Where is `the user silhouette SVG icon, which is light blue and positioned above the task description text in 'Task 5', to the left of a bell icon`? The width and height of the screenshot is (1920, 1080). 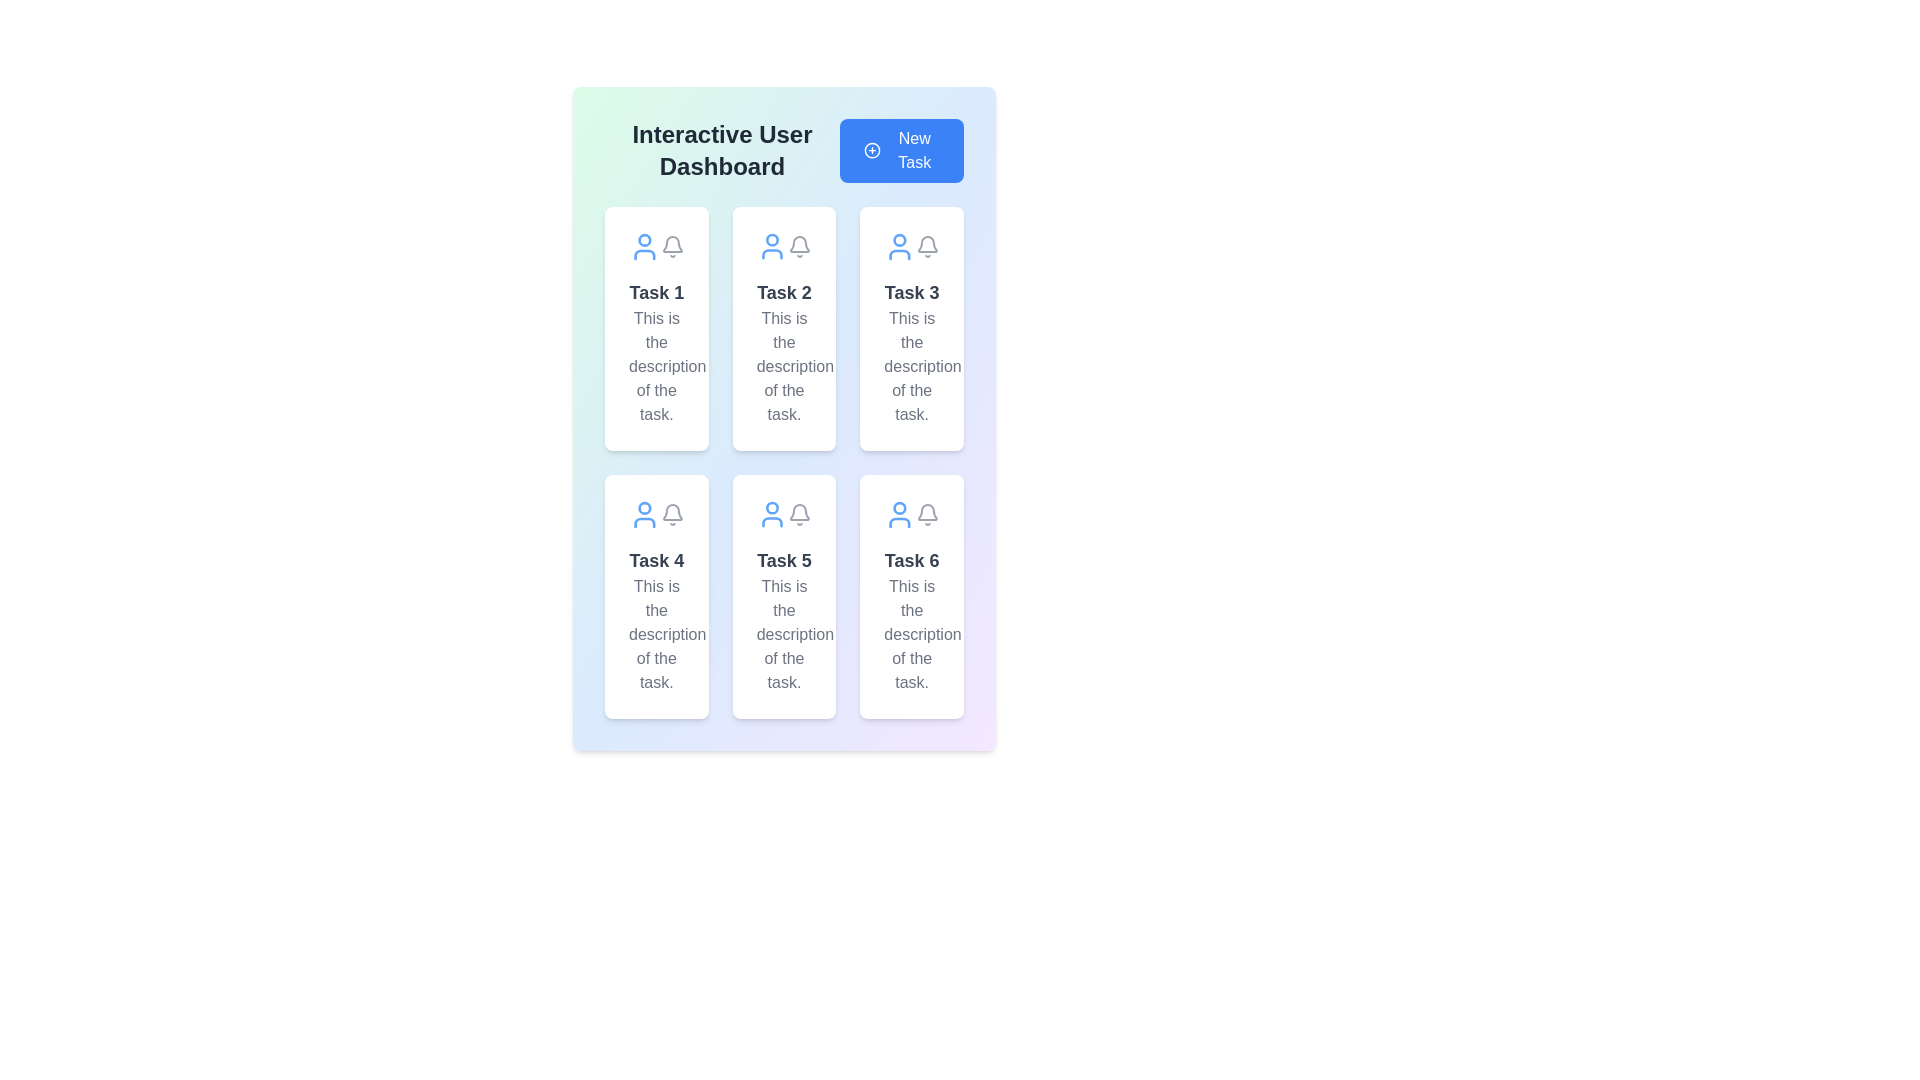 the user silhouette SVG icon, which is light blue and positioned above the task description text in 'Task 5', to the left of a bell icon is located at coordinates (771, 514).